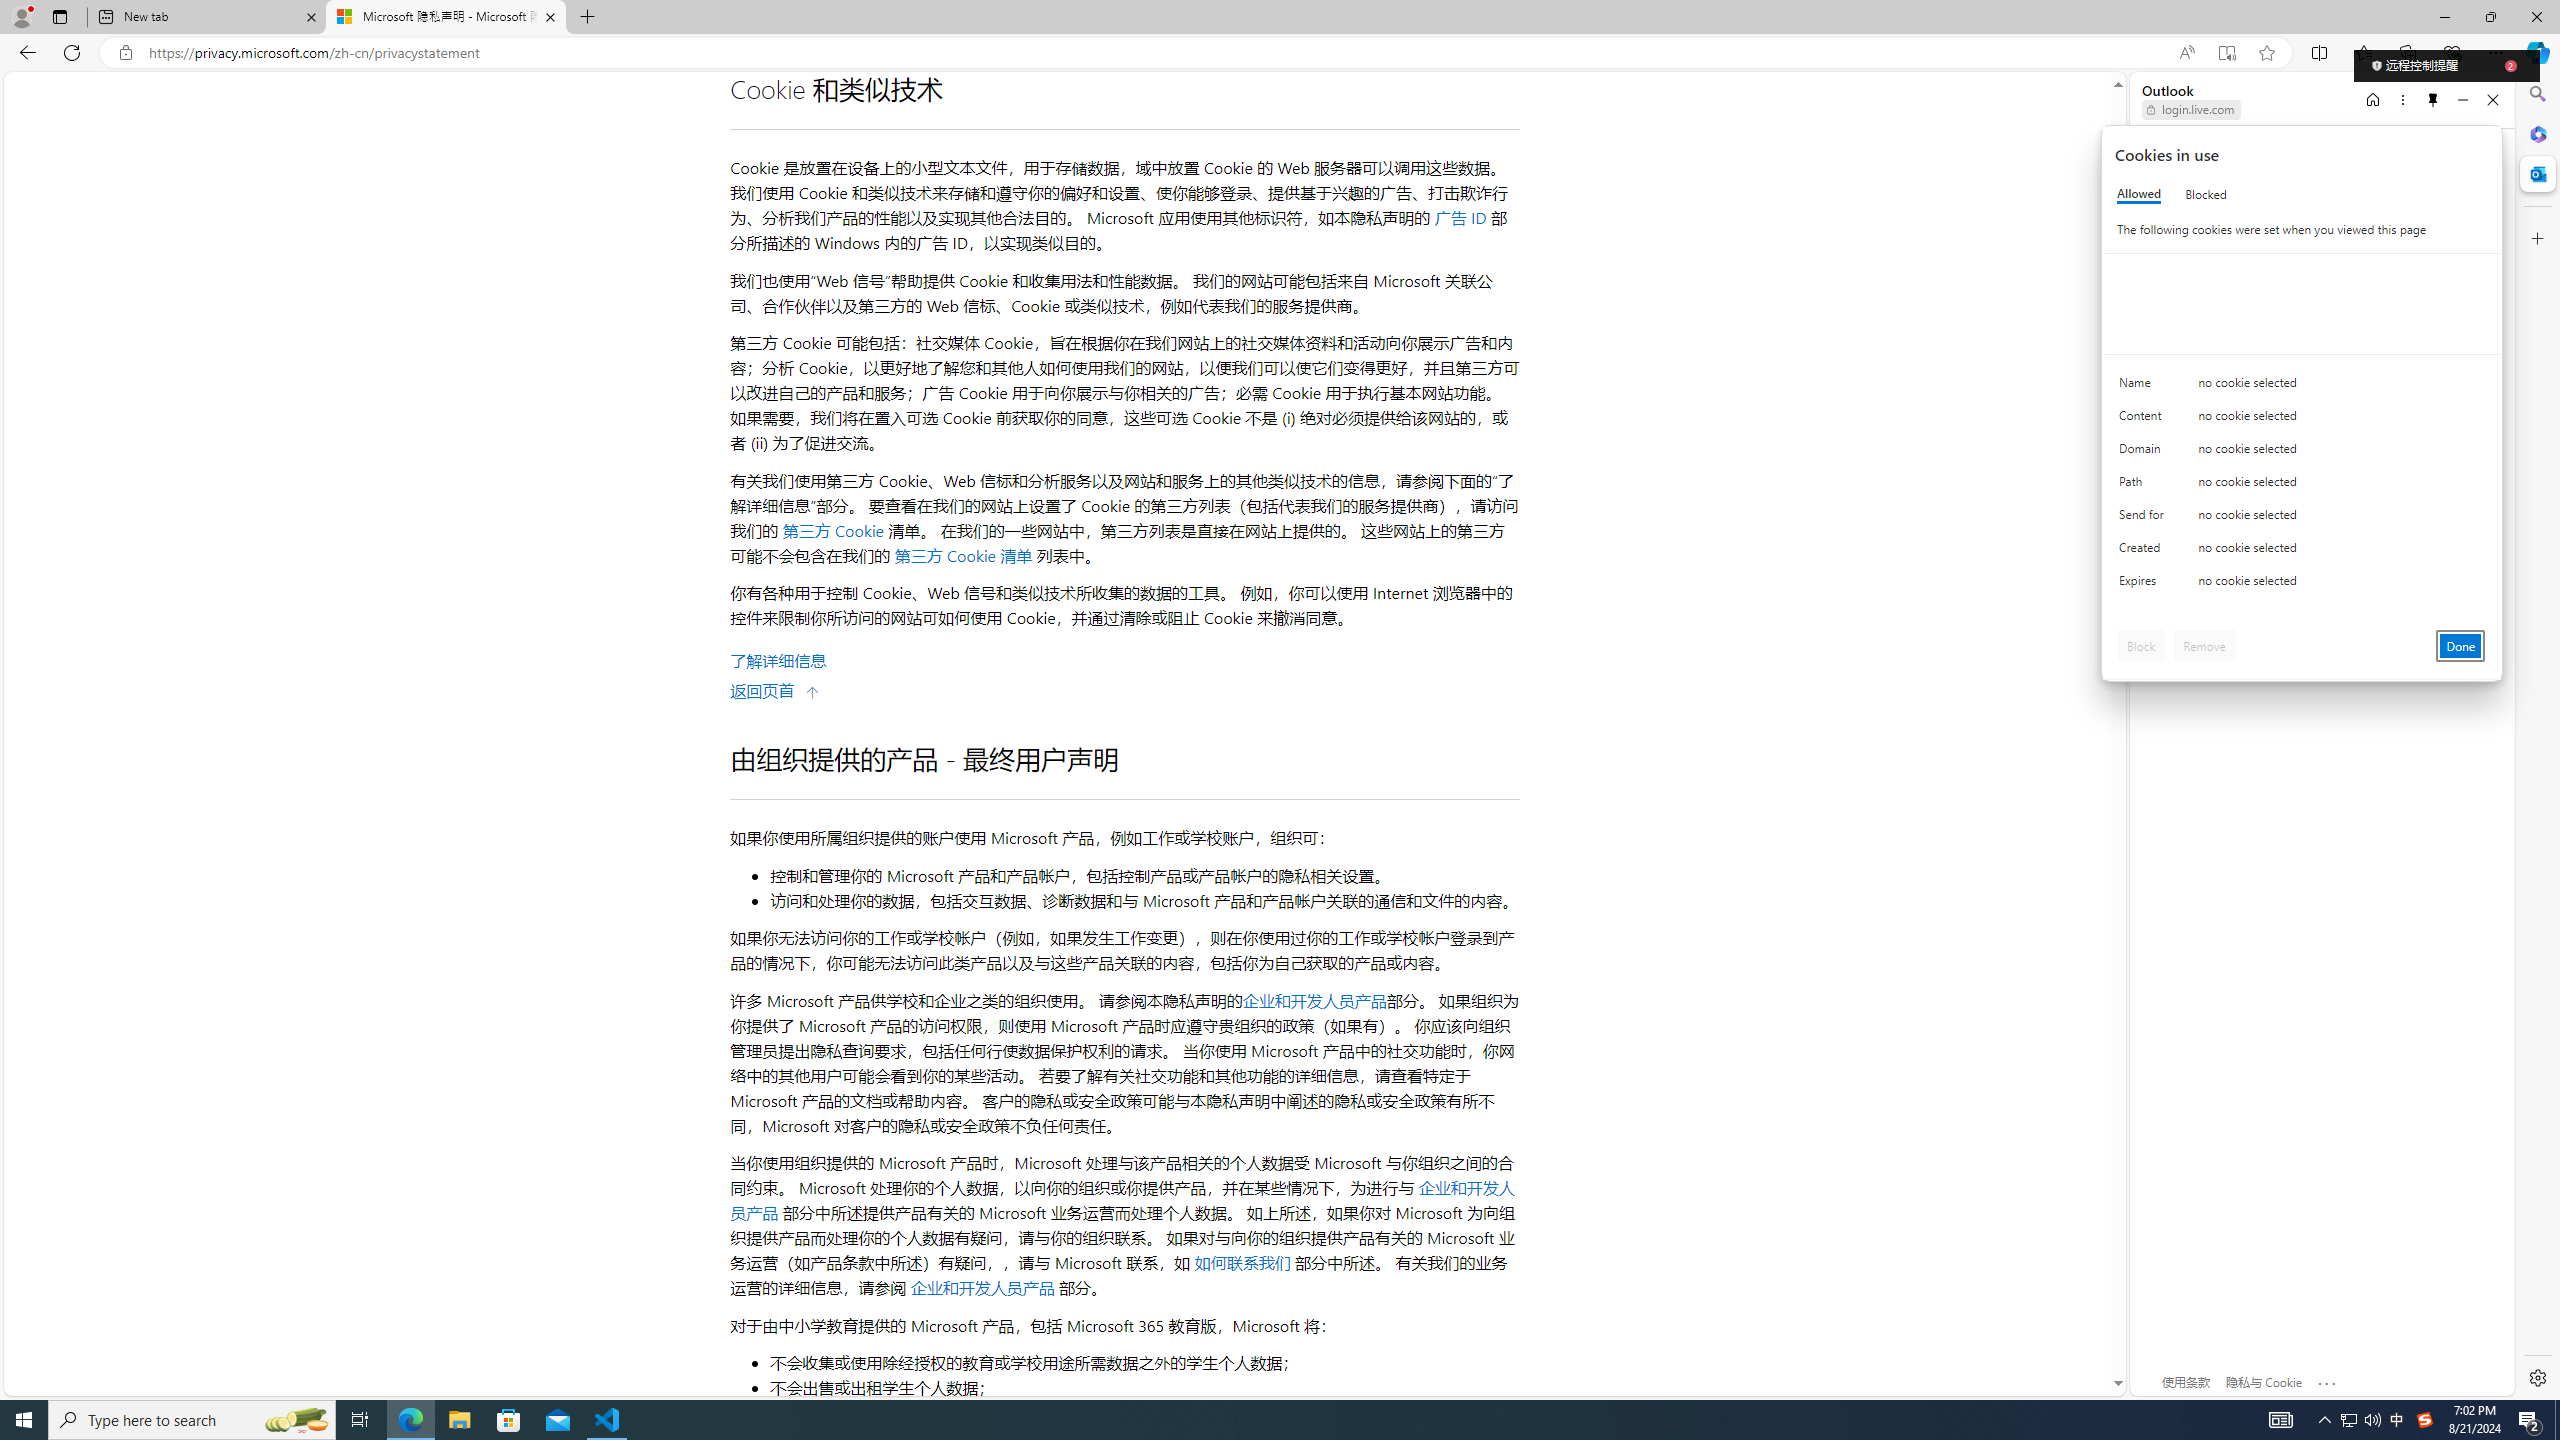  Describe the element at coordinates (2140, 646) in the screenshot. I see `'Block'` at that location.